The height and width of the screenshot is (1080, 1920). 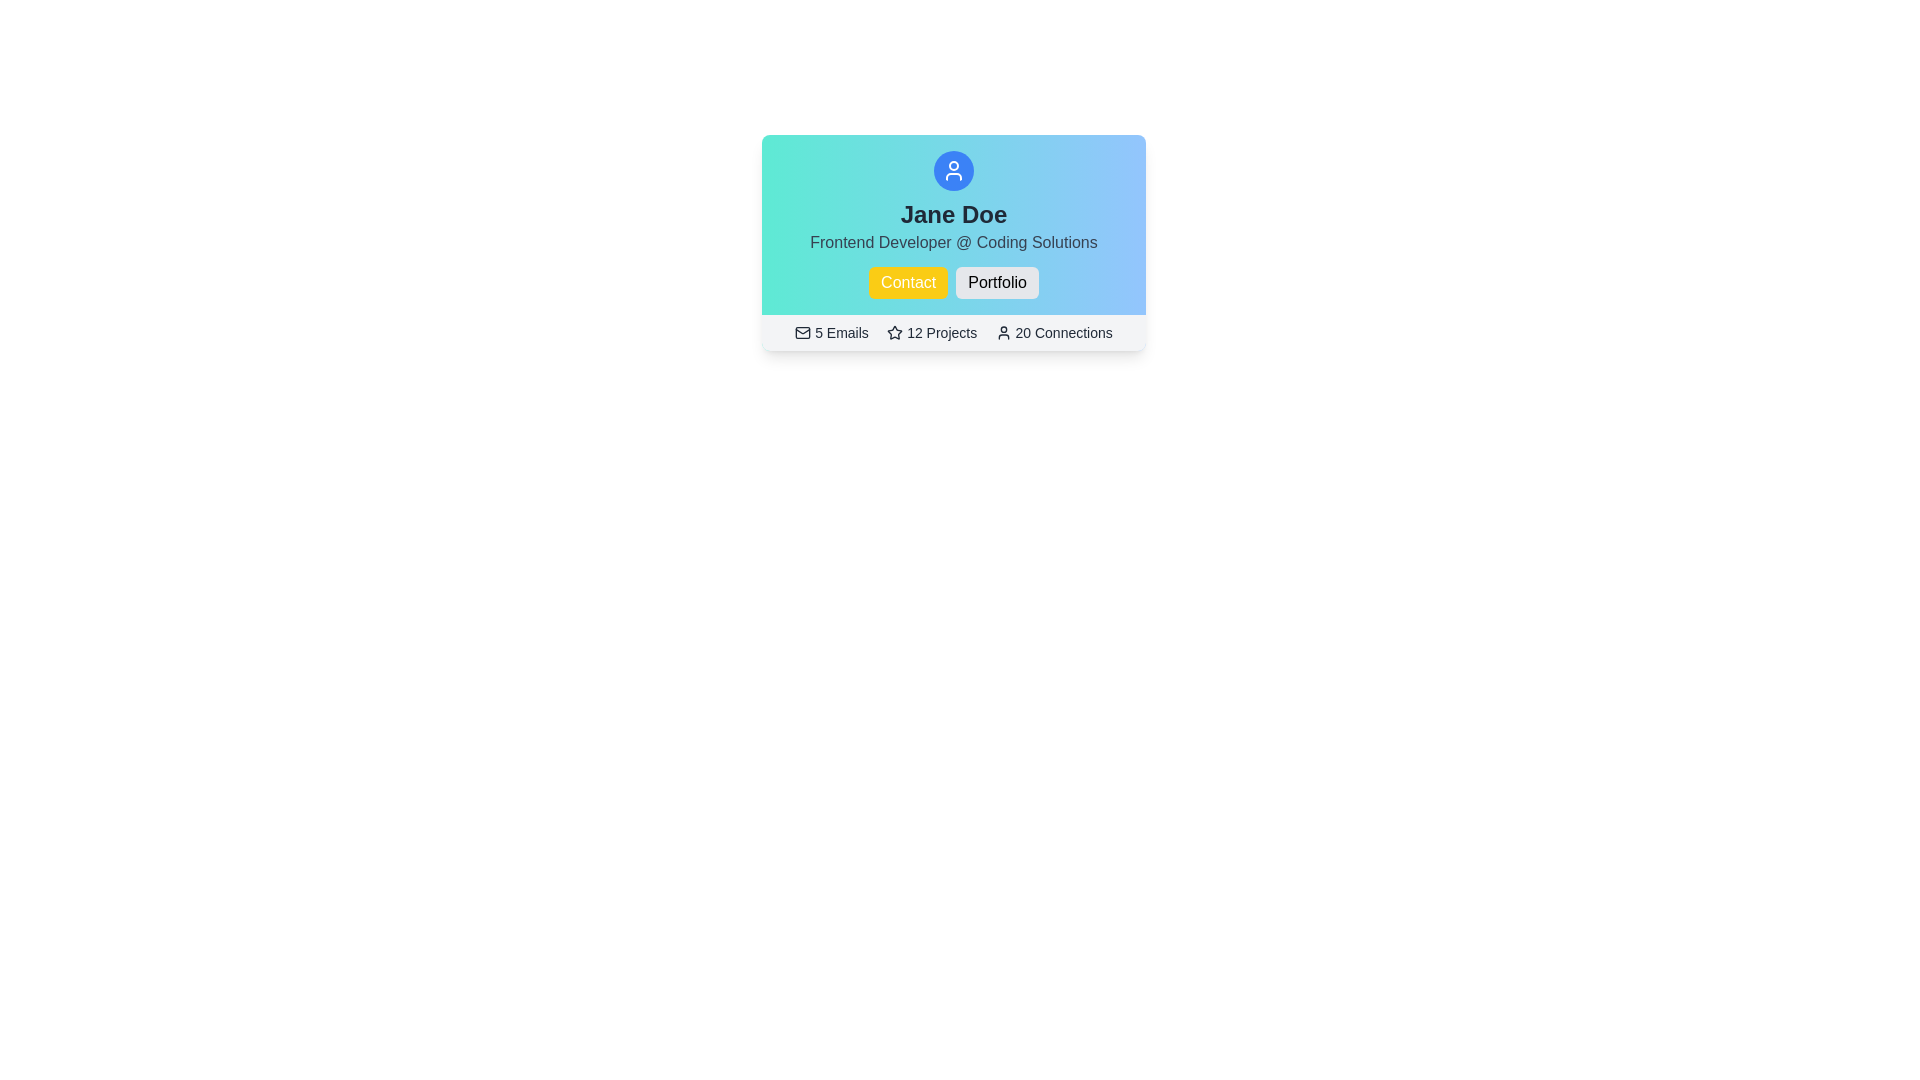 What do you see at coordinates (953, 331) in the screenshot?
I see `one of the interactive category icons located in the text group directly below the colored card displaying 'Jane Doe'` at bounding box center [953, 331].